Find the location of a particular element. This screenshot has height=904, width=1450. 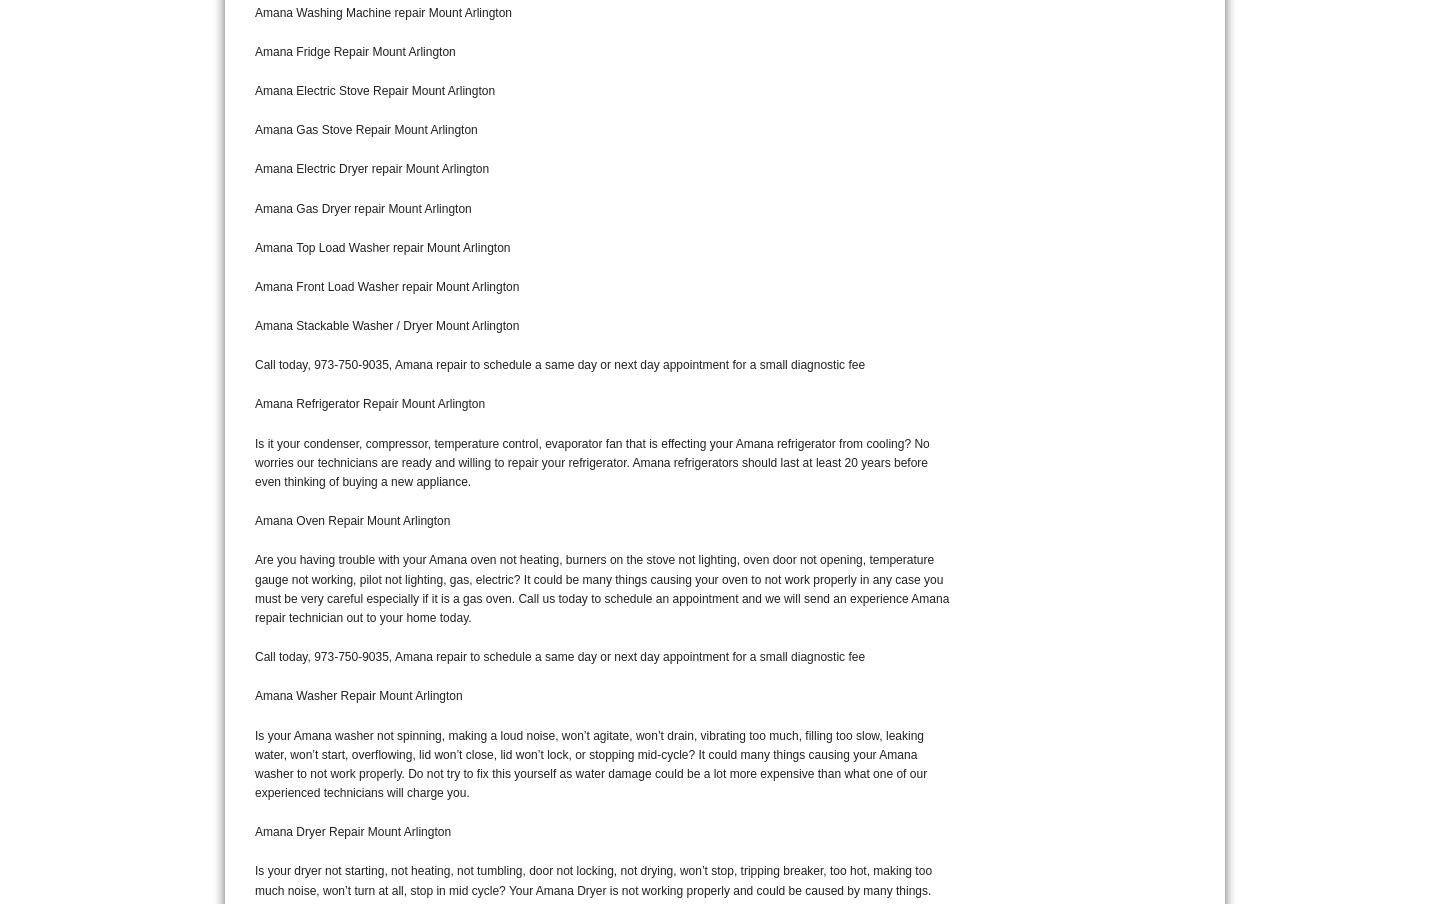

'Amana Gas Stove Repair Mount Arlington' is located at coordinates (364, 128).